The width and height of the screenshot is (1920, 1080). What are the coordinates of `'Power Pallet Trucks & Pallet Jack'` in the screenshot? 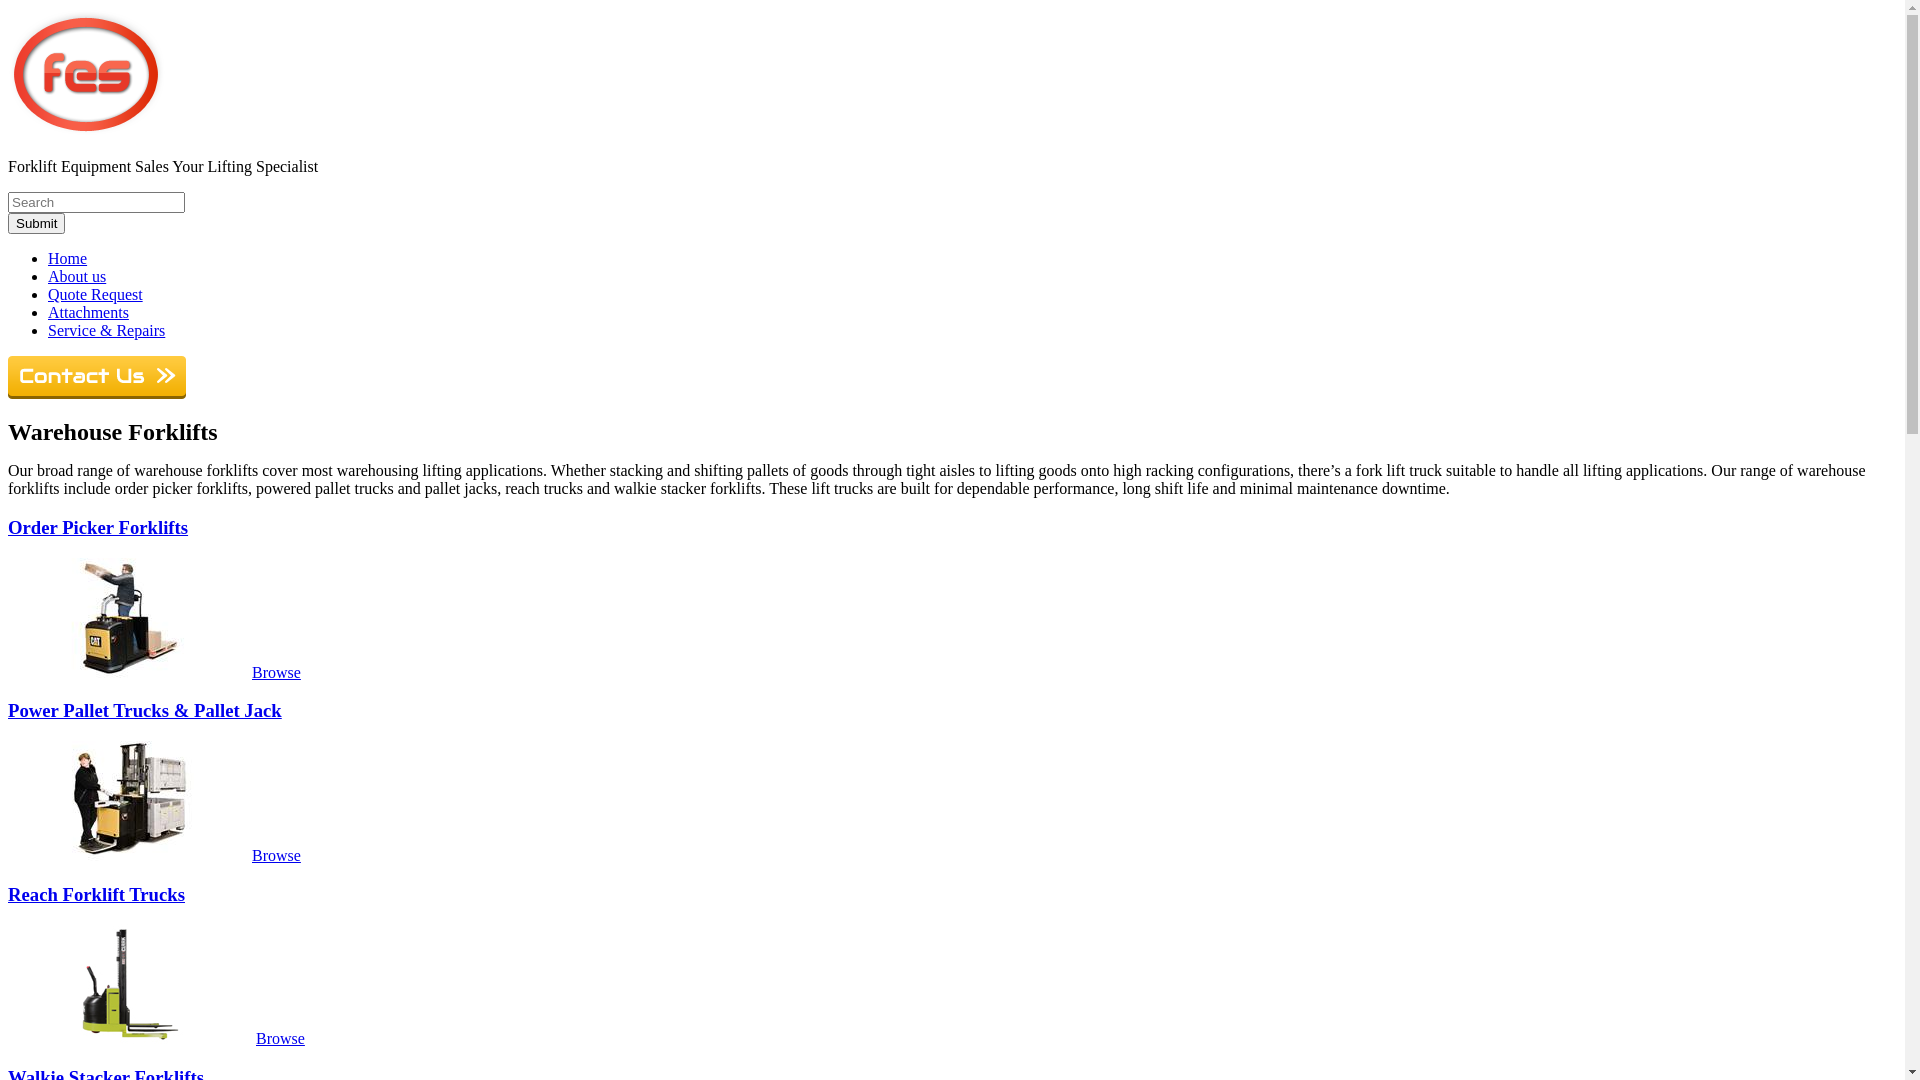 It's located at (143, 709).